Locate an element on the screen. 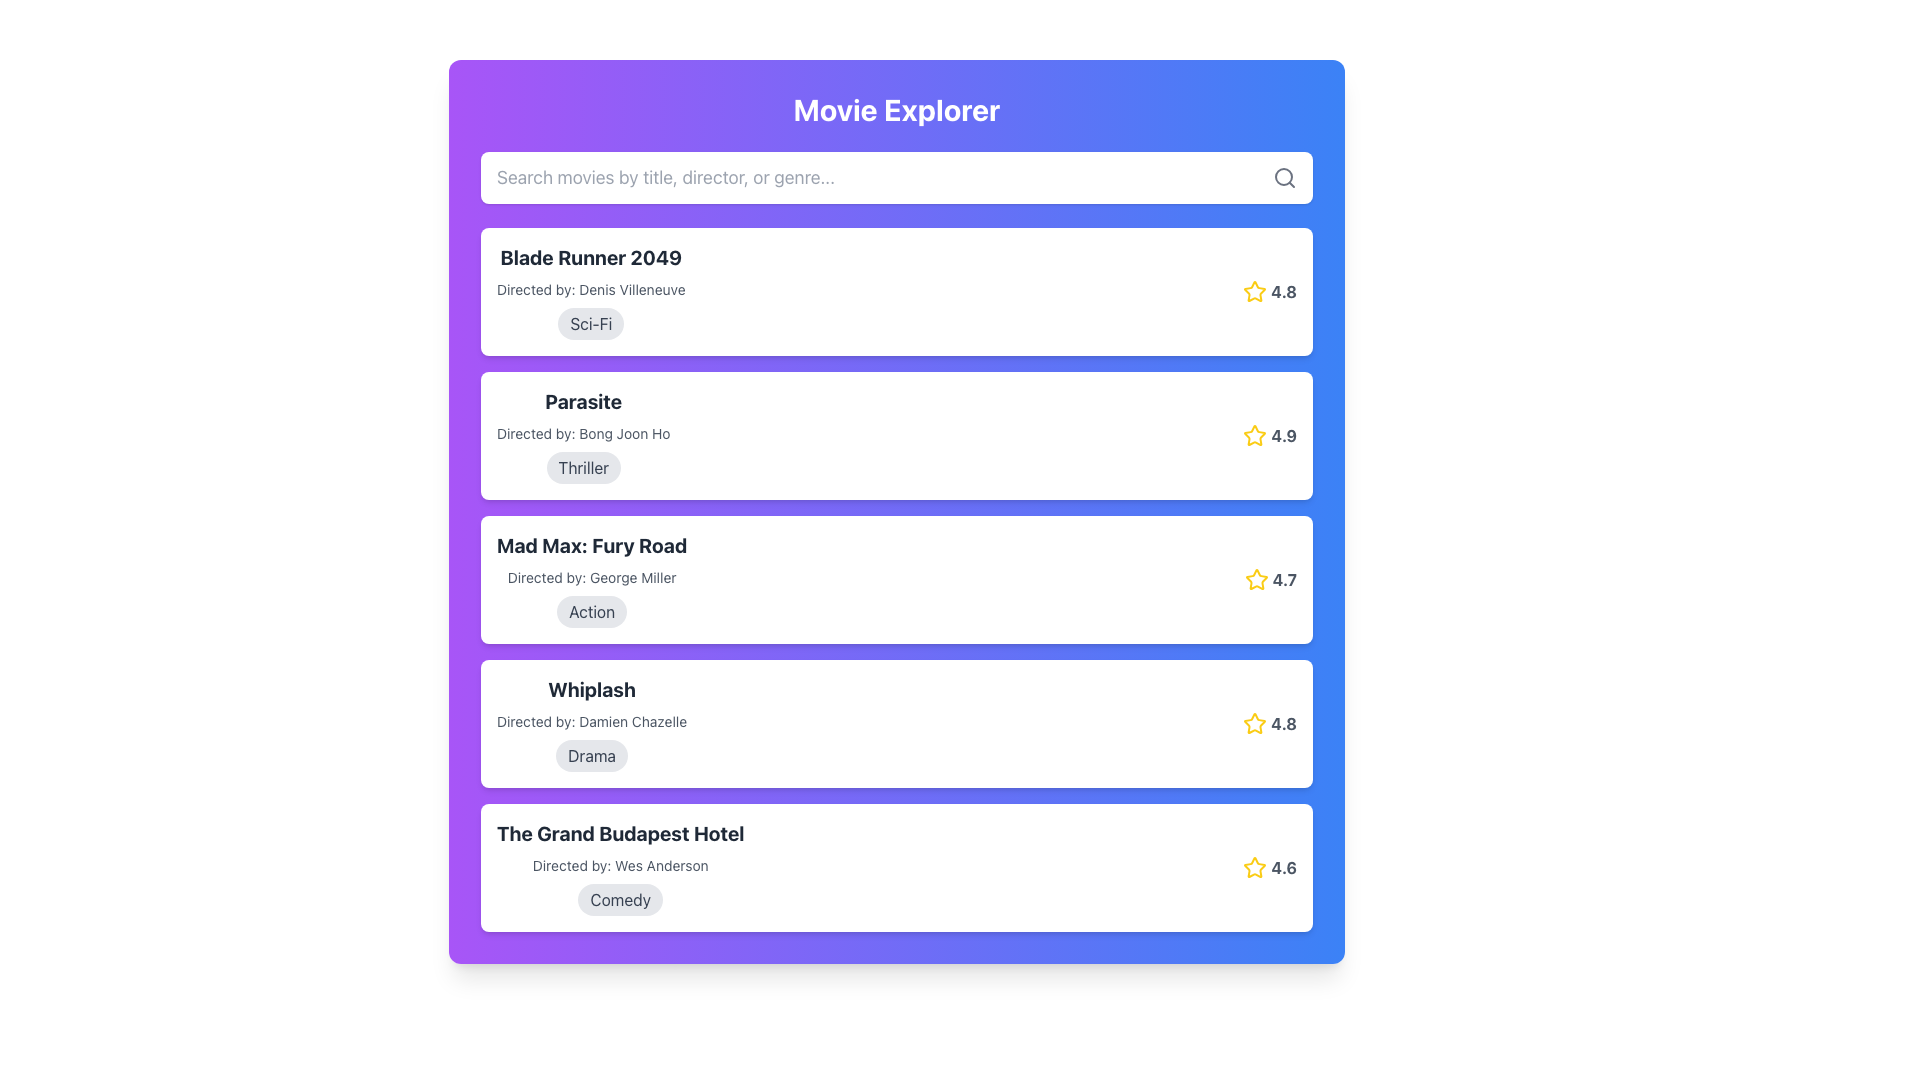 This screenshot has width=1920, height=1080. the text label displaying the title 'Parasite' in bold, black font, which is centrally positioned above the text 'Directed by: Bong Joon Ho' within the second movie item in the vertical list is located at coordinates (582, 401).